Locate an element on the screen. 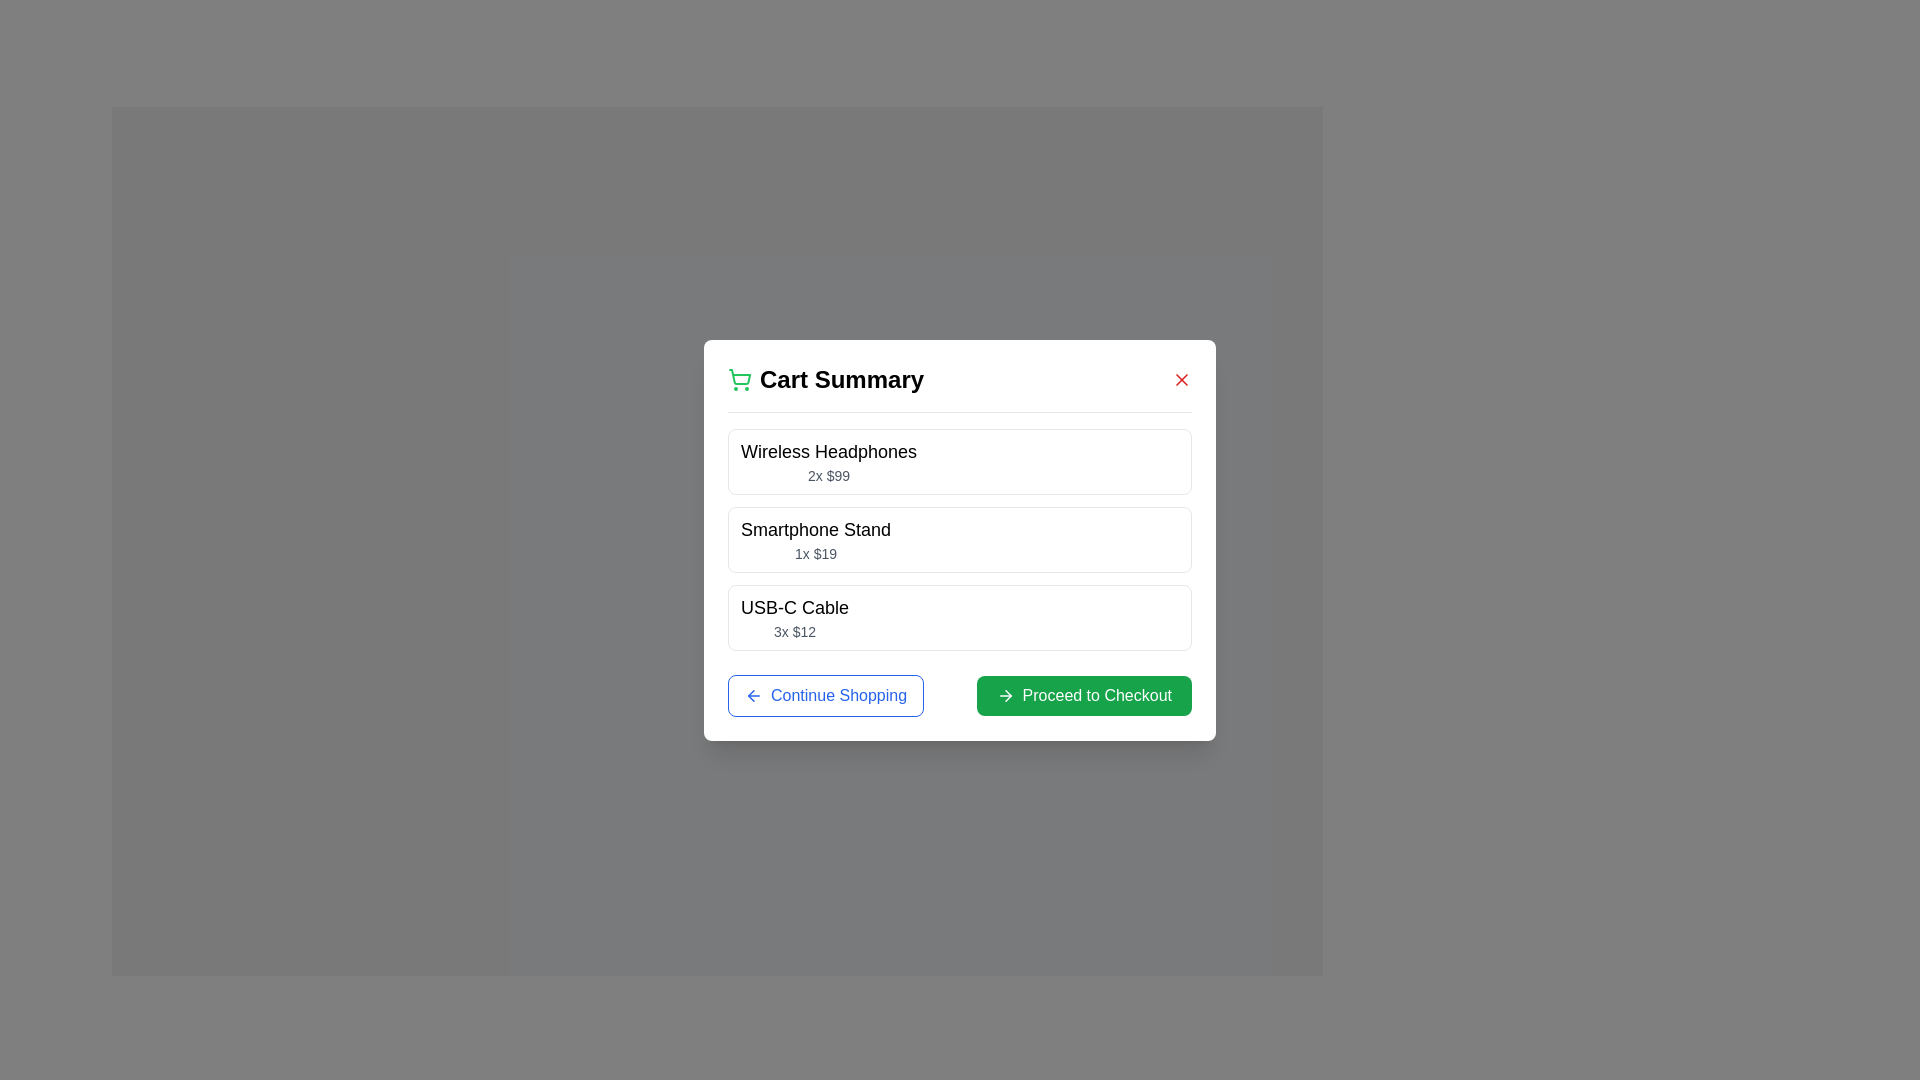 The height and width of the screenshot is (1080, 1920). the label for 'USB-C Cable' in the Cart Summary box, which is positioned above the price text '3x $12' is located at coordinates (794, 606).